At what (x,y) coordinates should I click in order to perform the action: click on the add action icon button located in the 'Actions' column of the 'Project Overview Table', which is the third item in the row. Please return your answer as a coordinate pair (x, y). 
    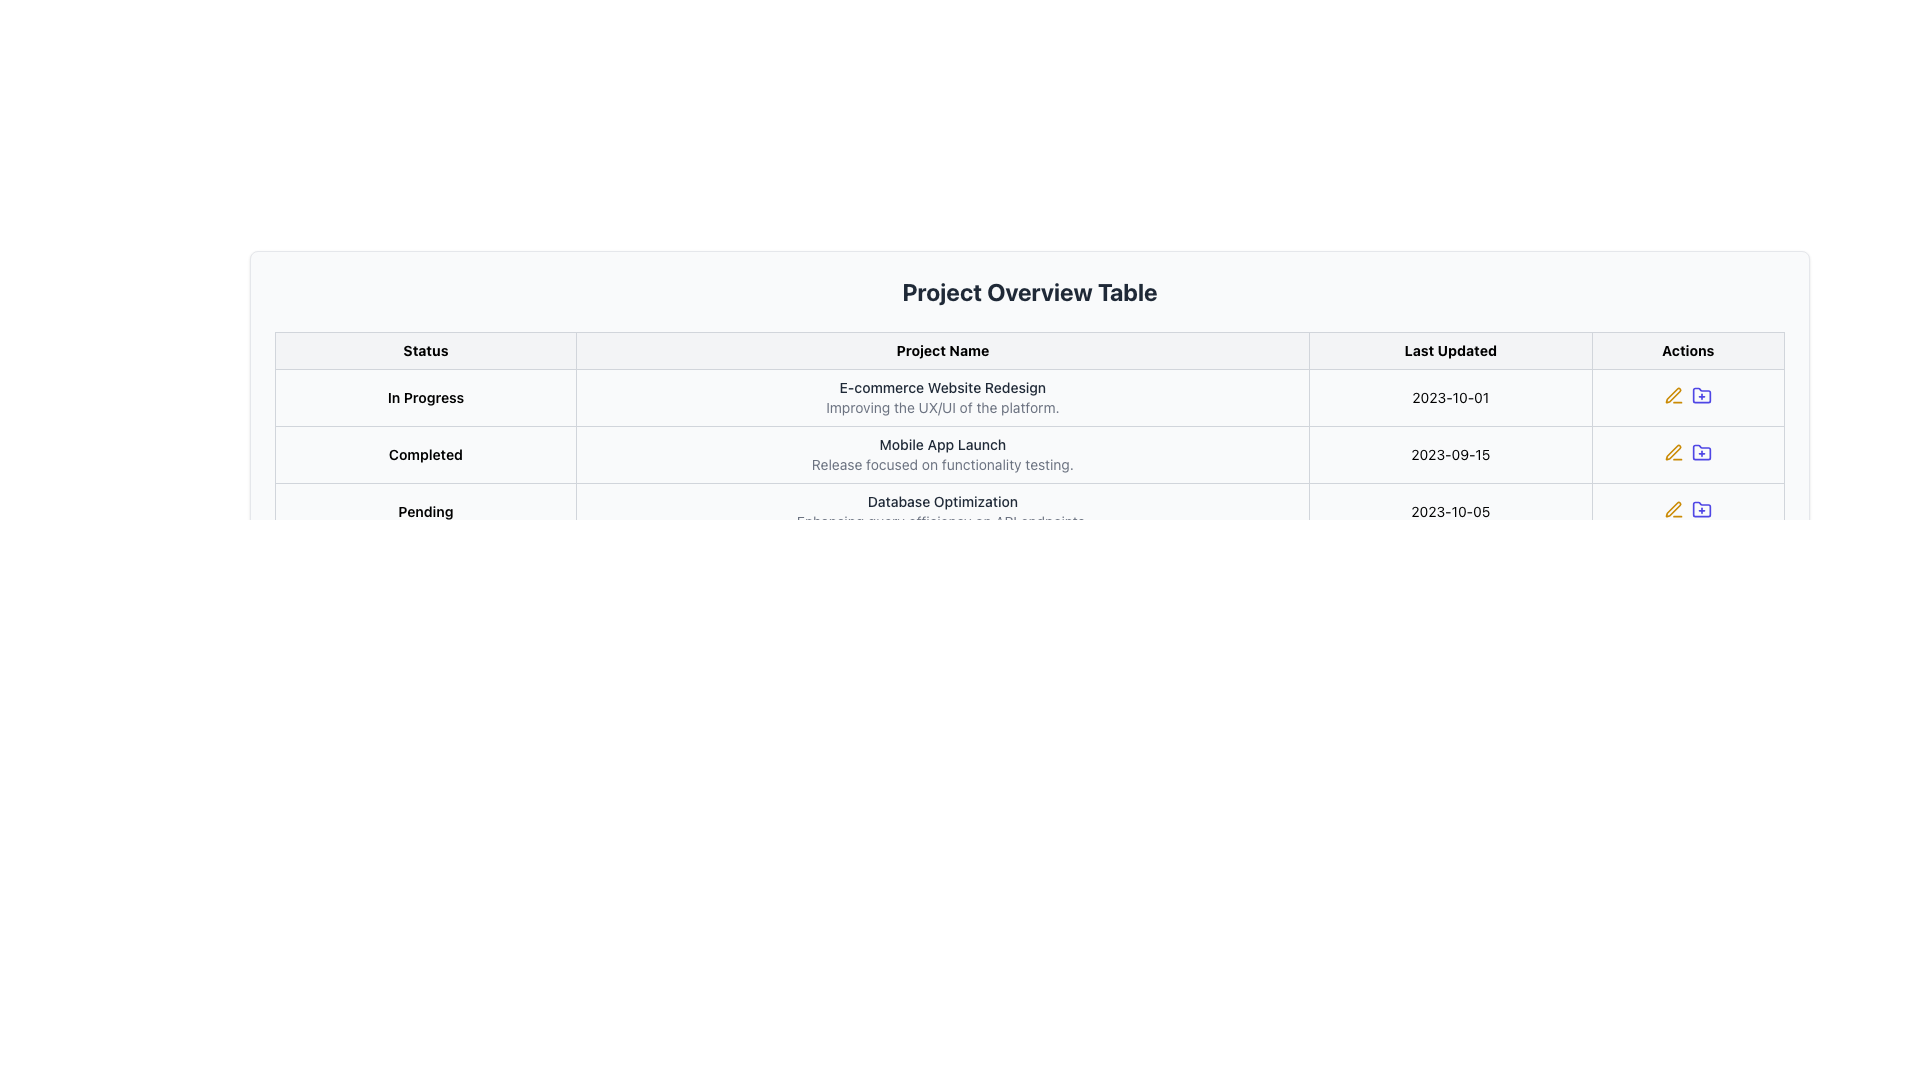
    Looking at the image, I should click on (1701, 395).